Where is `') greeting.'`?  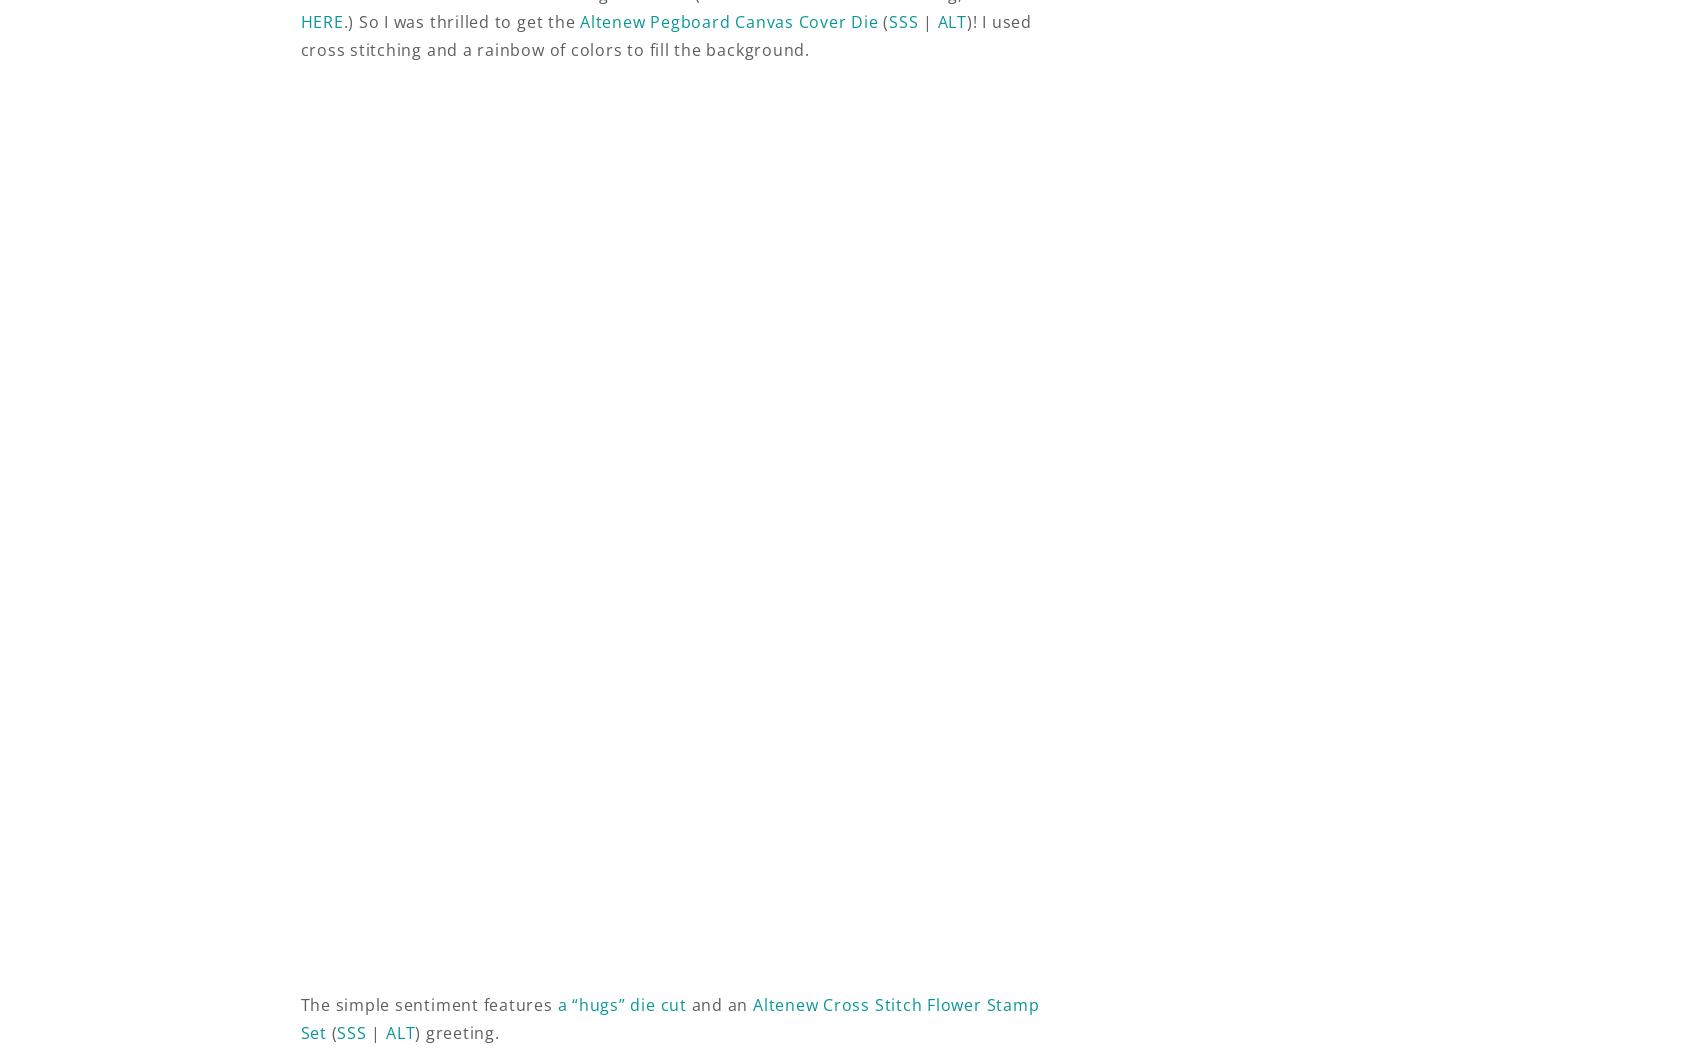 ') greeting.' is located at coordinates (456, 1031).